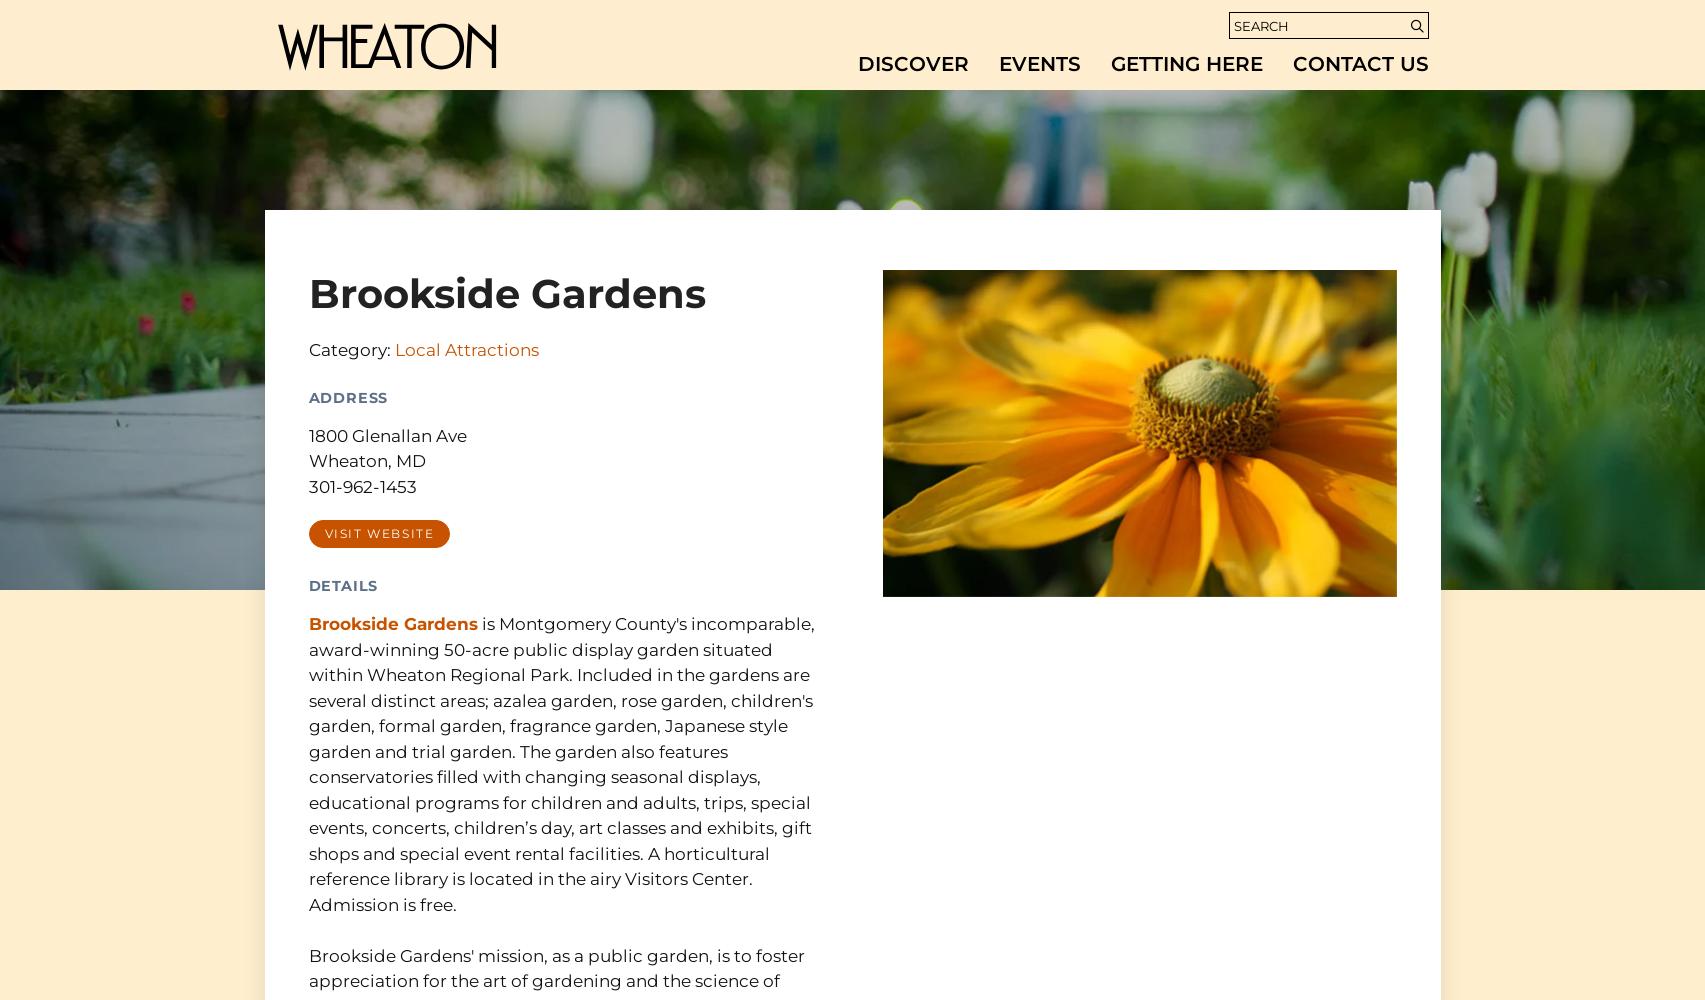 The image size is (1705, 1000). I want to click on 'Wheaton, MD', so click(365, 460).